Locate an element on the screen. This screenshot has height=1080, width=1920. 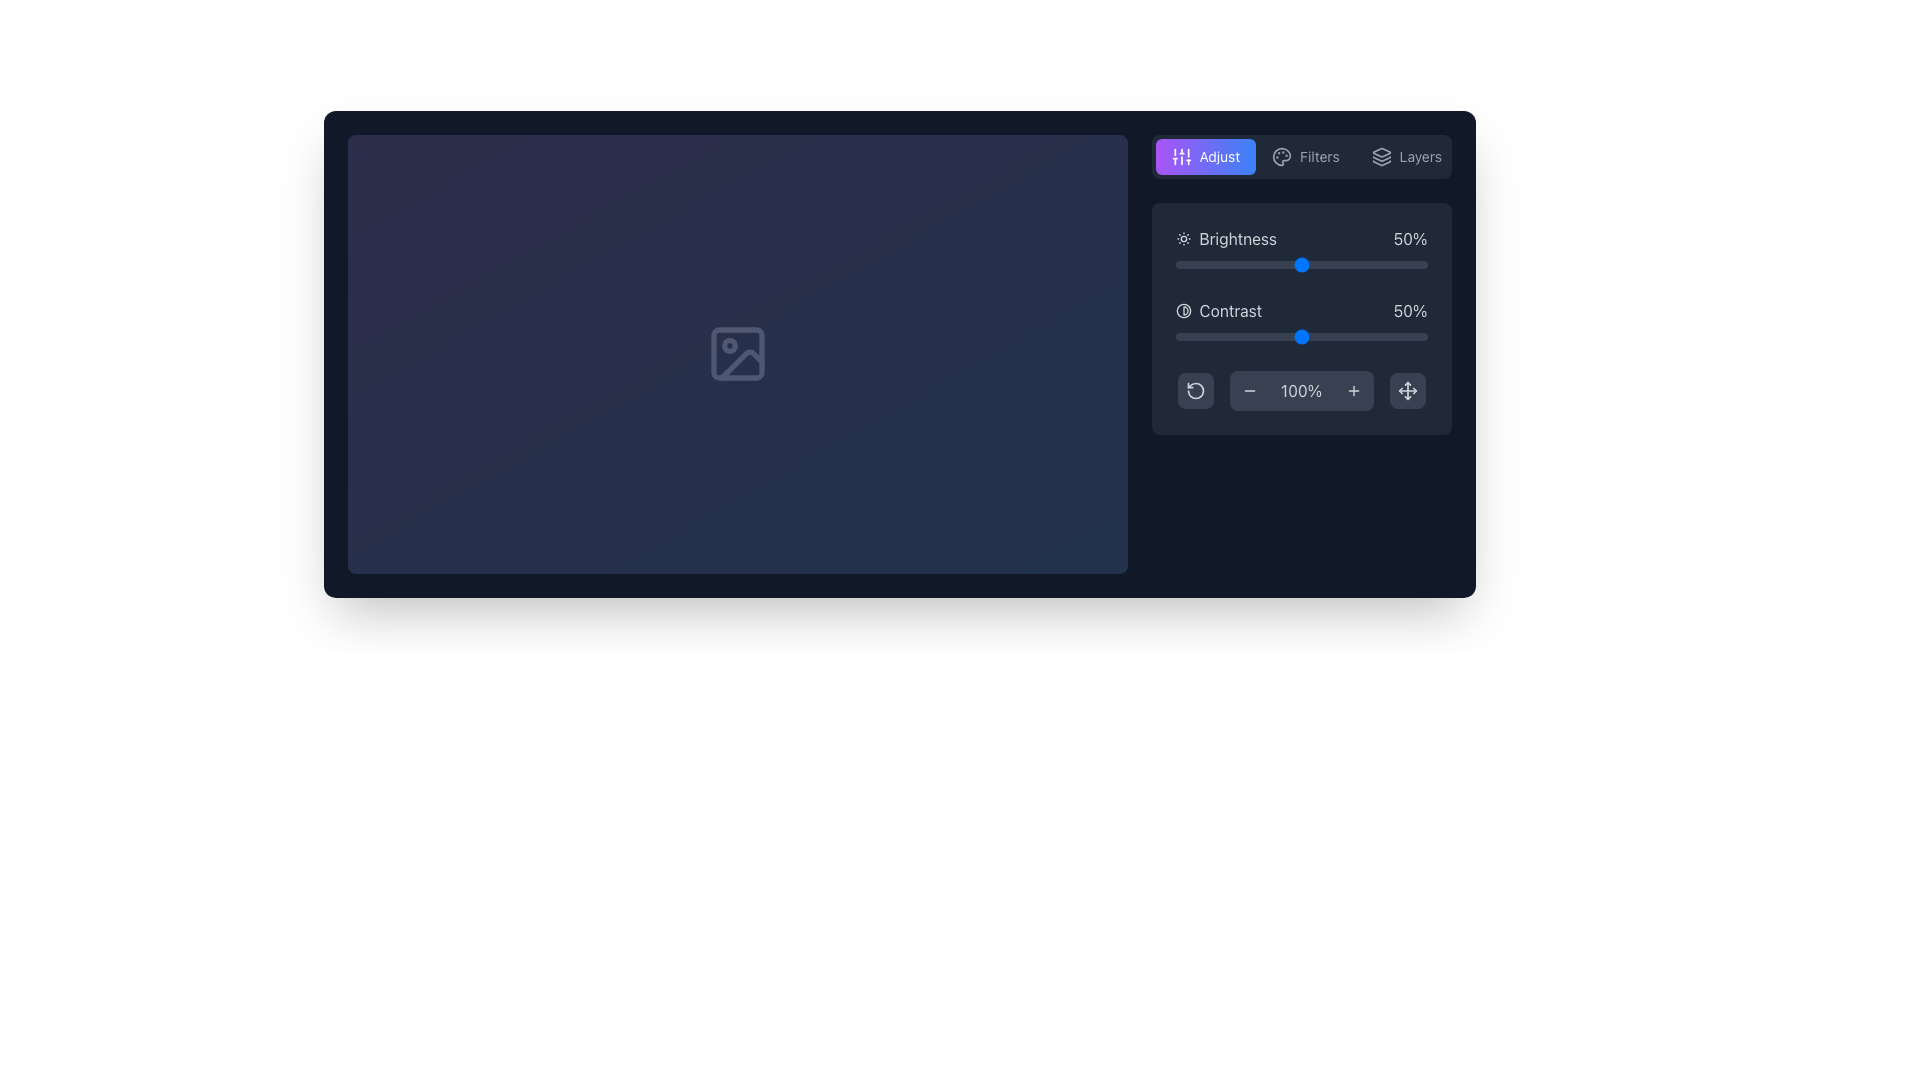
the button located at the bottom-right corner of the control panel is located at coordinates (1406, 390).